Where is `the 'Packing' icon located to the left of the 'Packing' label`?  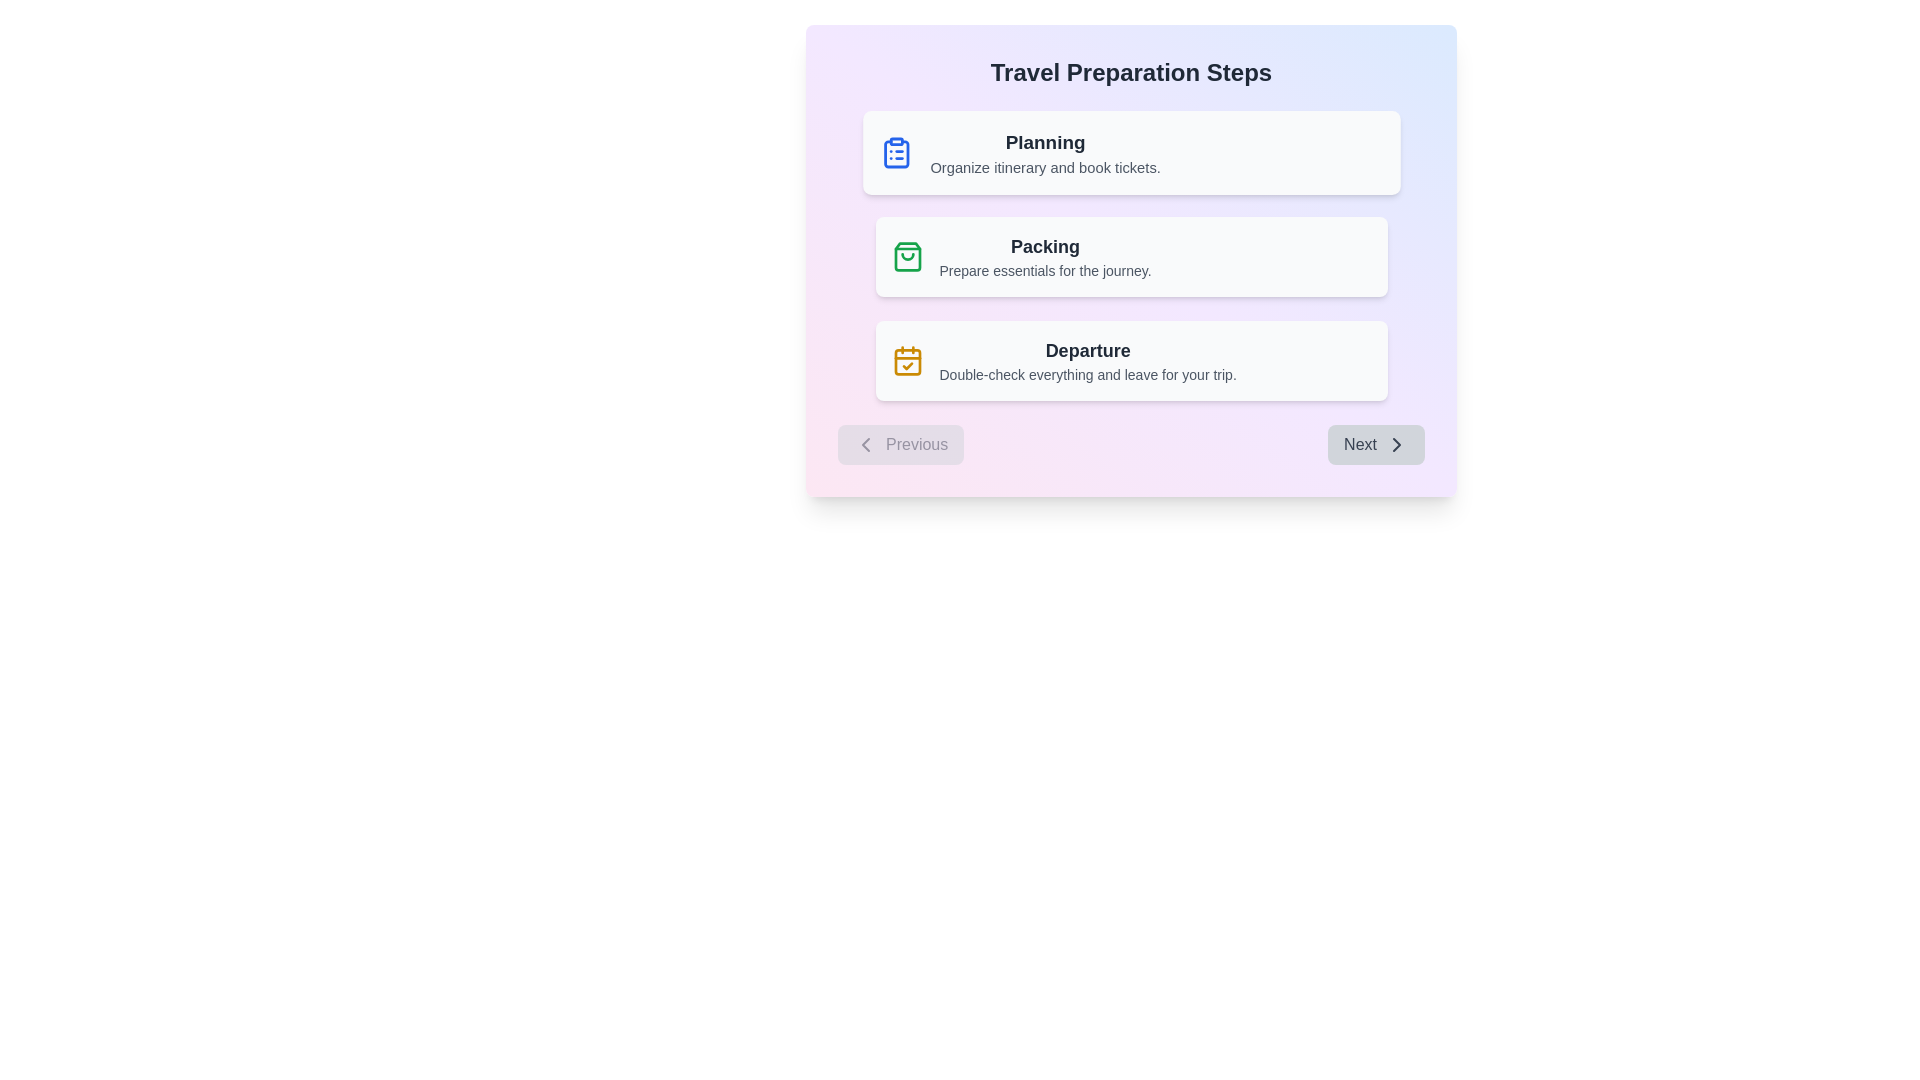
the 'Packing' icon located to the left of the 'Packing' label is located at coordinates (906, 256).